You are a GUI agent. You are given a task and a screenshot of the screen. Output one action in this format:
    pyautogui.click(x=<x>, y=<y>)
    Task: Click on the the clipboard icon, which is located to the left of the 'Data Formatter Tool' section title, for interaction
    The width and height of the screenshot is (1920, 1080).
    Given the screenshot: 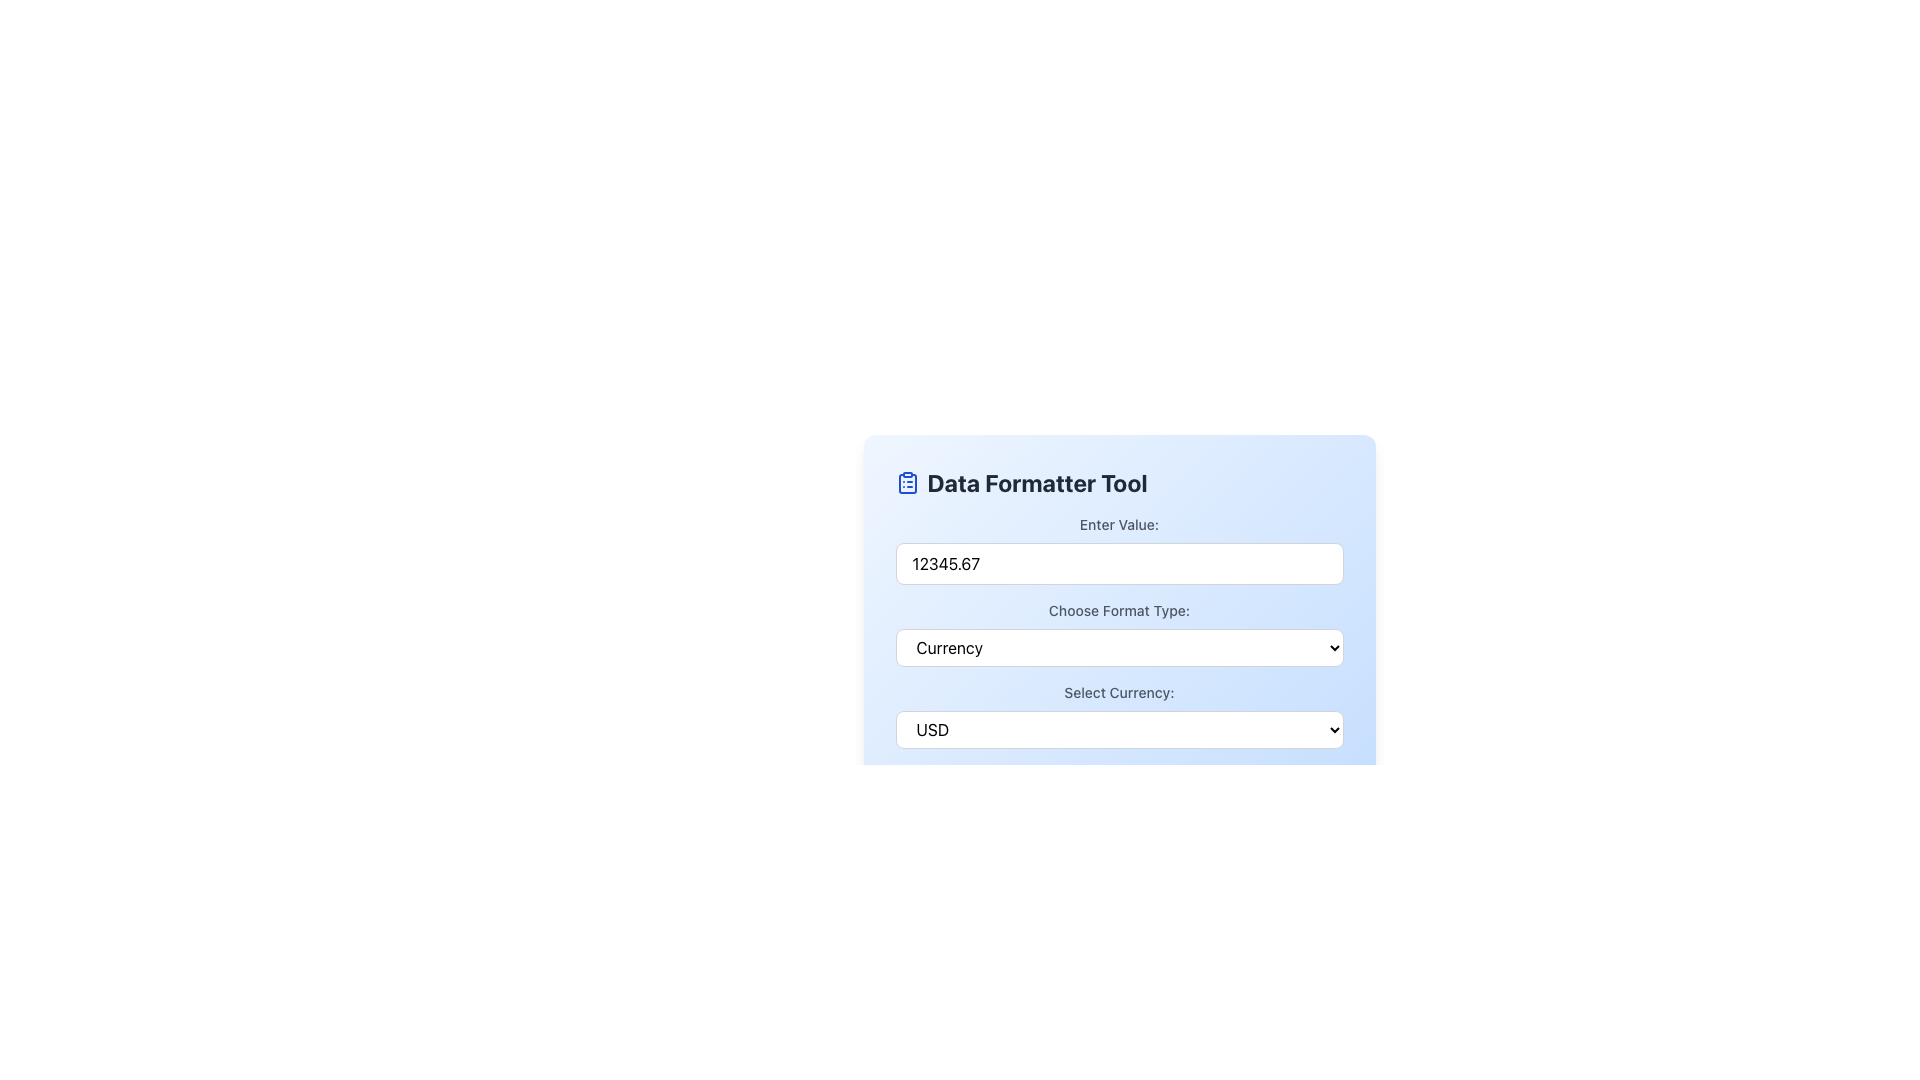 What is the action you would take?
    pyautogui.click(x=906, y=482)
    